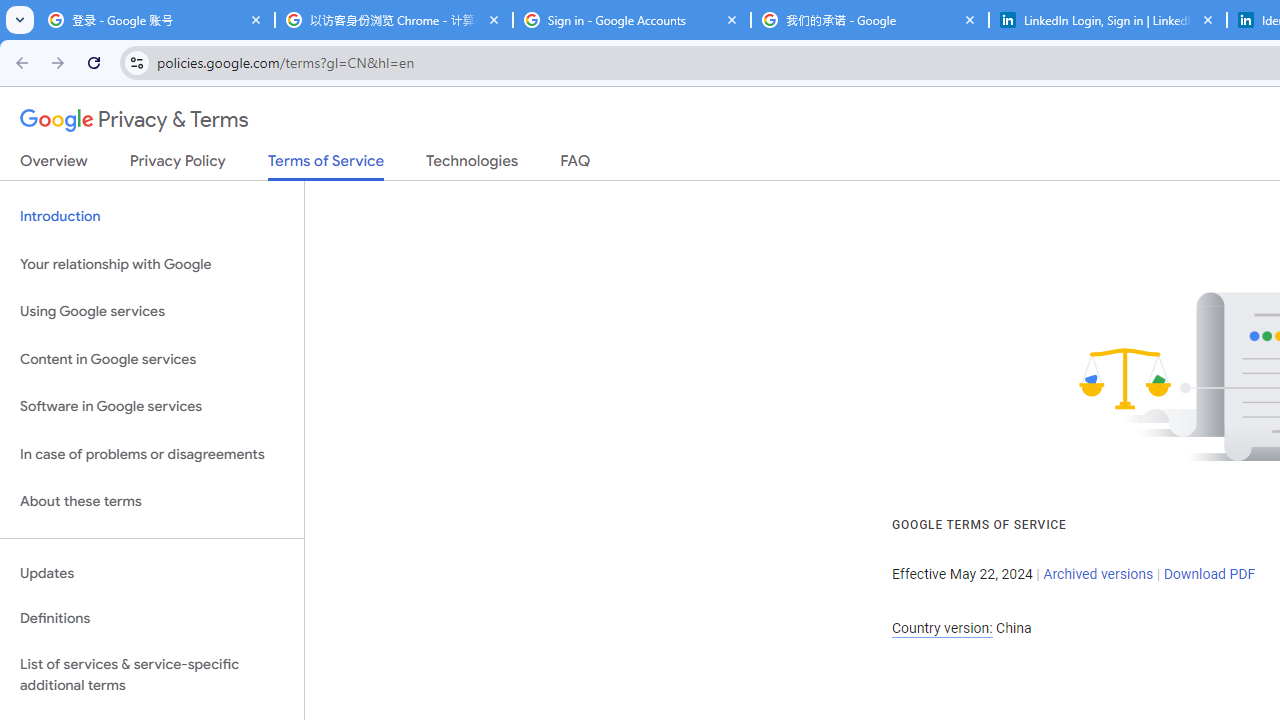  What do you see at coordinates (151, 263) in the screenshot?
I see `'Your relationship with Google'` at bounding box center [151, 263].